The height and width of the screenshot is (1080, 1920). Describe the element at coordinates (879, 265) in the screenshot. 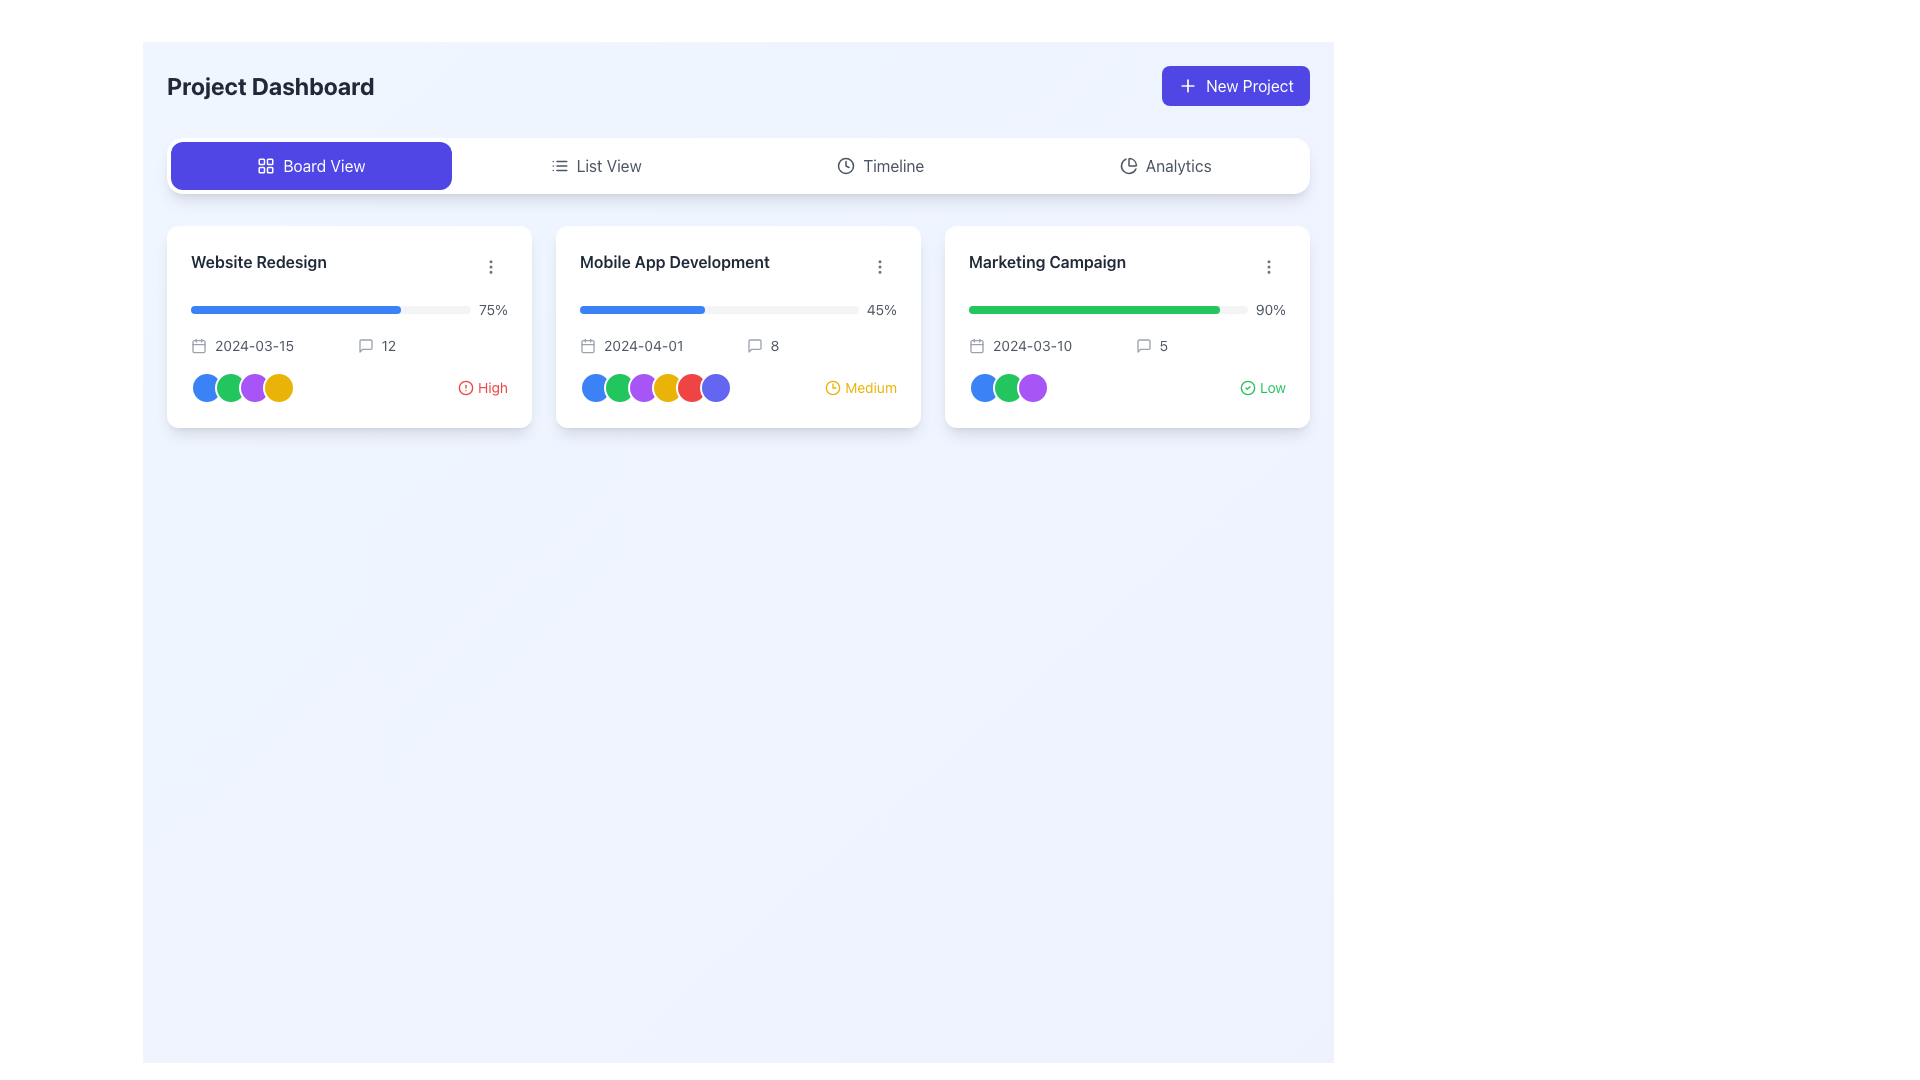

I see `the button located at the top-right corner of the 'Mobile App Development' card to trigger a background color change` at that location.